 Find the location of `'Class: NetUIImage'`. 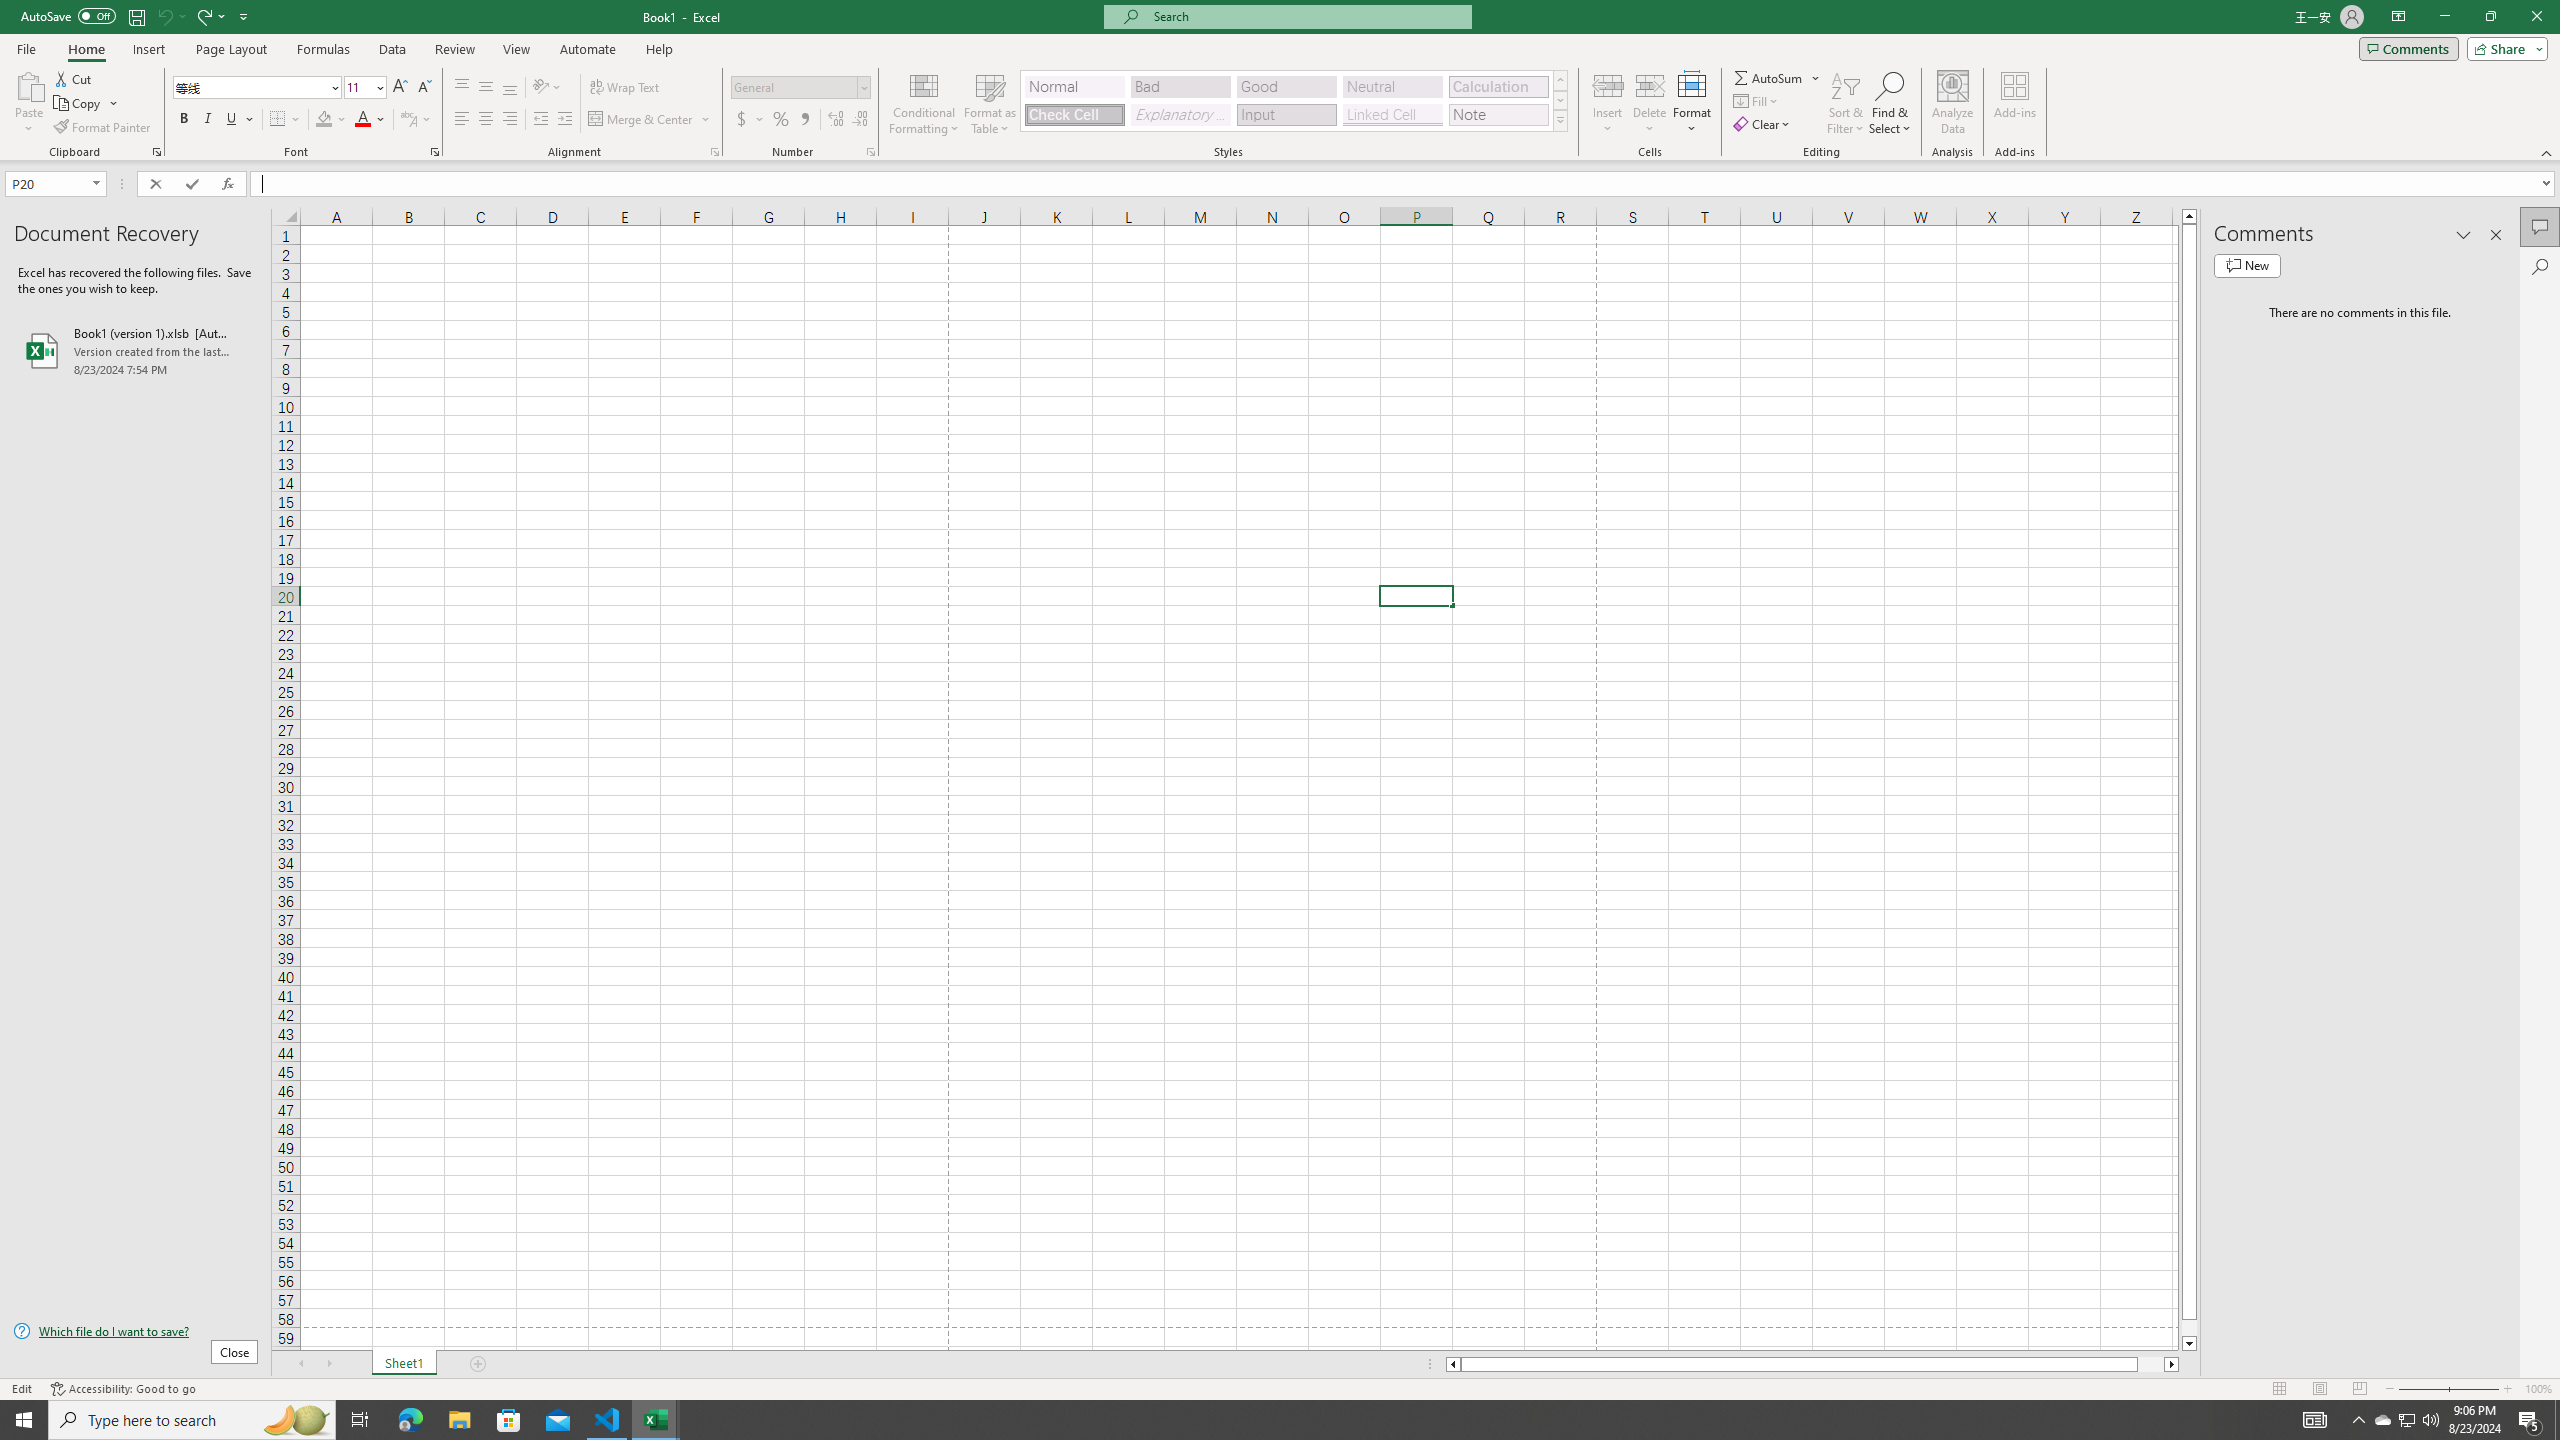

'Class: NetUIImage' is located at coordinates (1560, 119).